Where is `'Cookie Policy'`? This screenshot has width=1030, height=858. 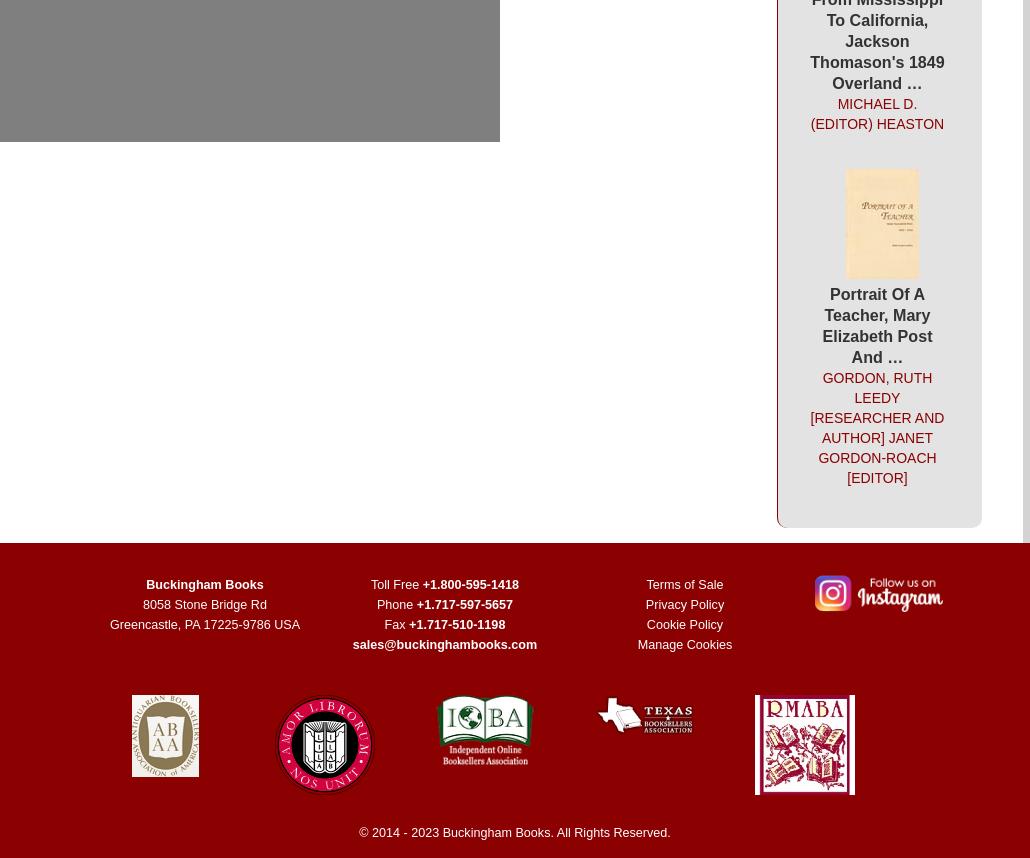
'Cookie Policy' is located at coordinates (645, 624).